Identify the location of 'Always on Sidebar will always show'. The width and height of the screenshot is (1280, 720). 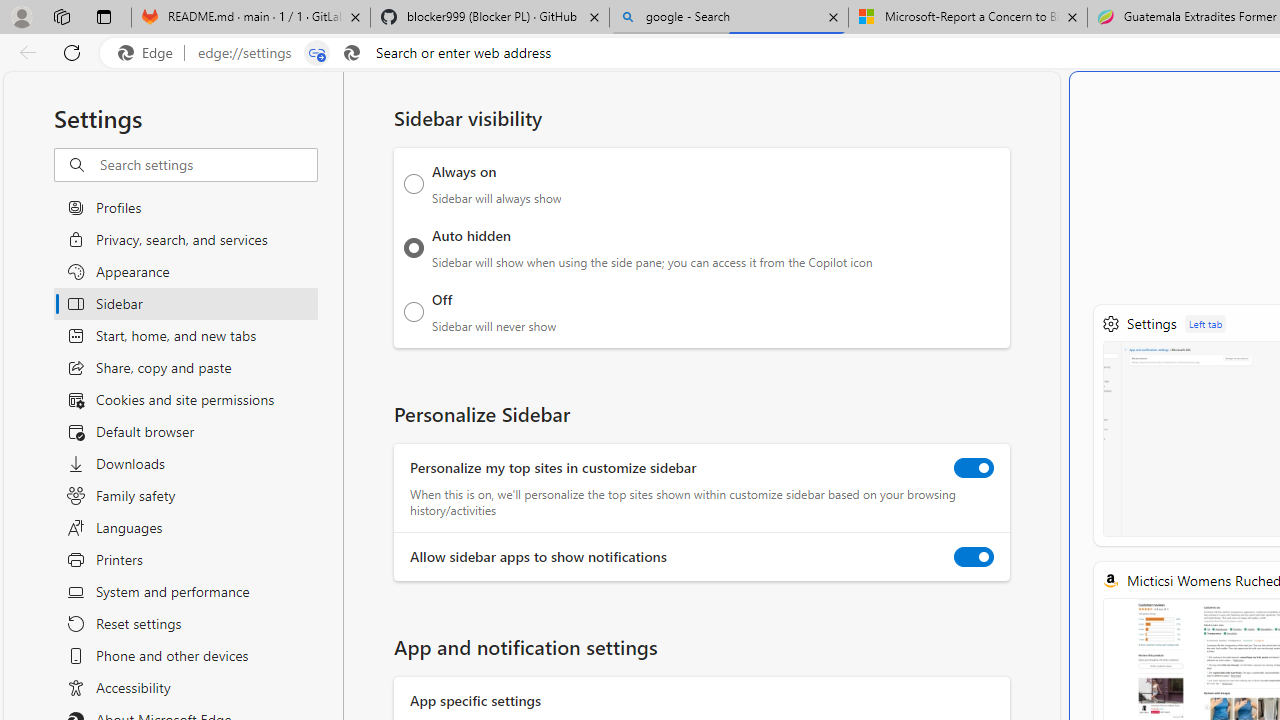
(413, 183).